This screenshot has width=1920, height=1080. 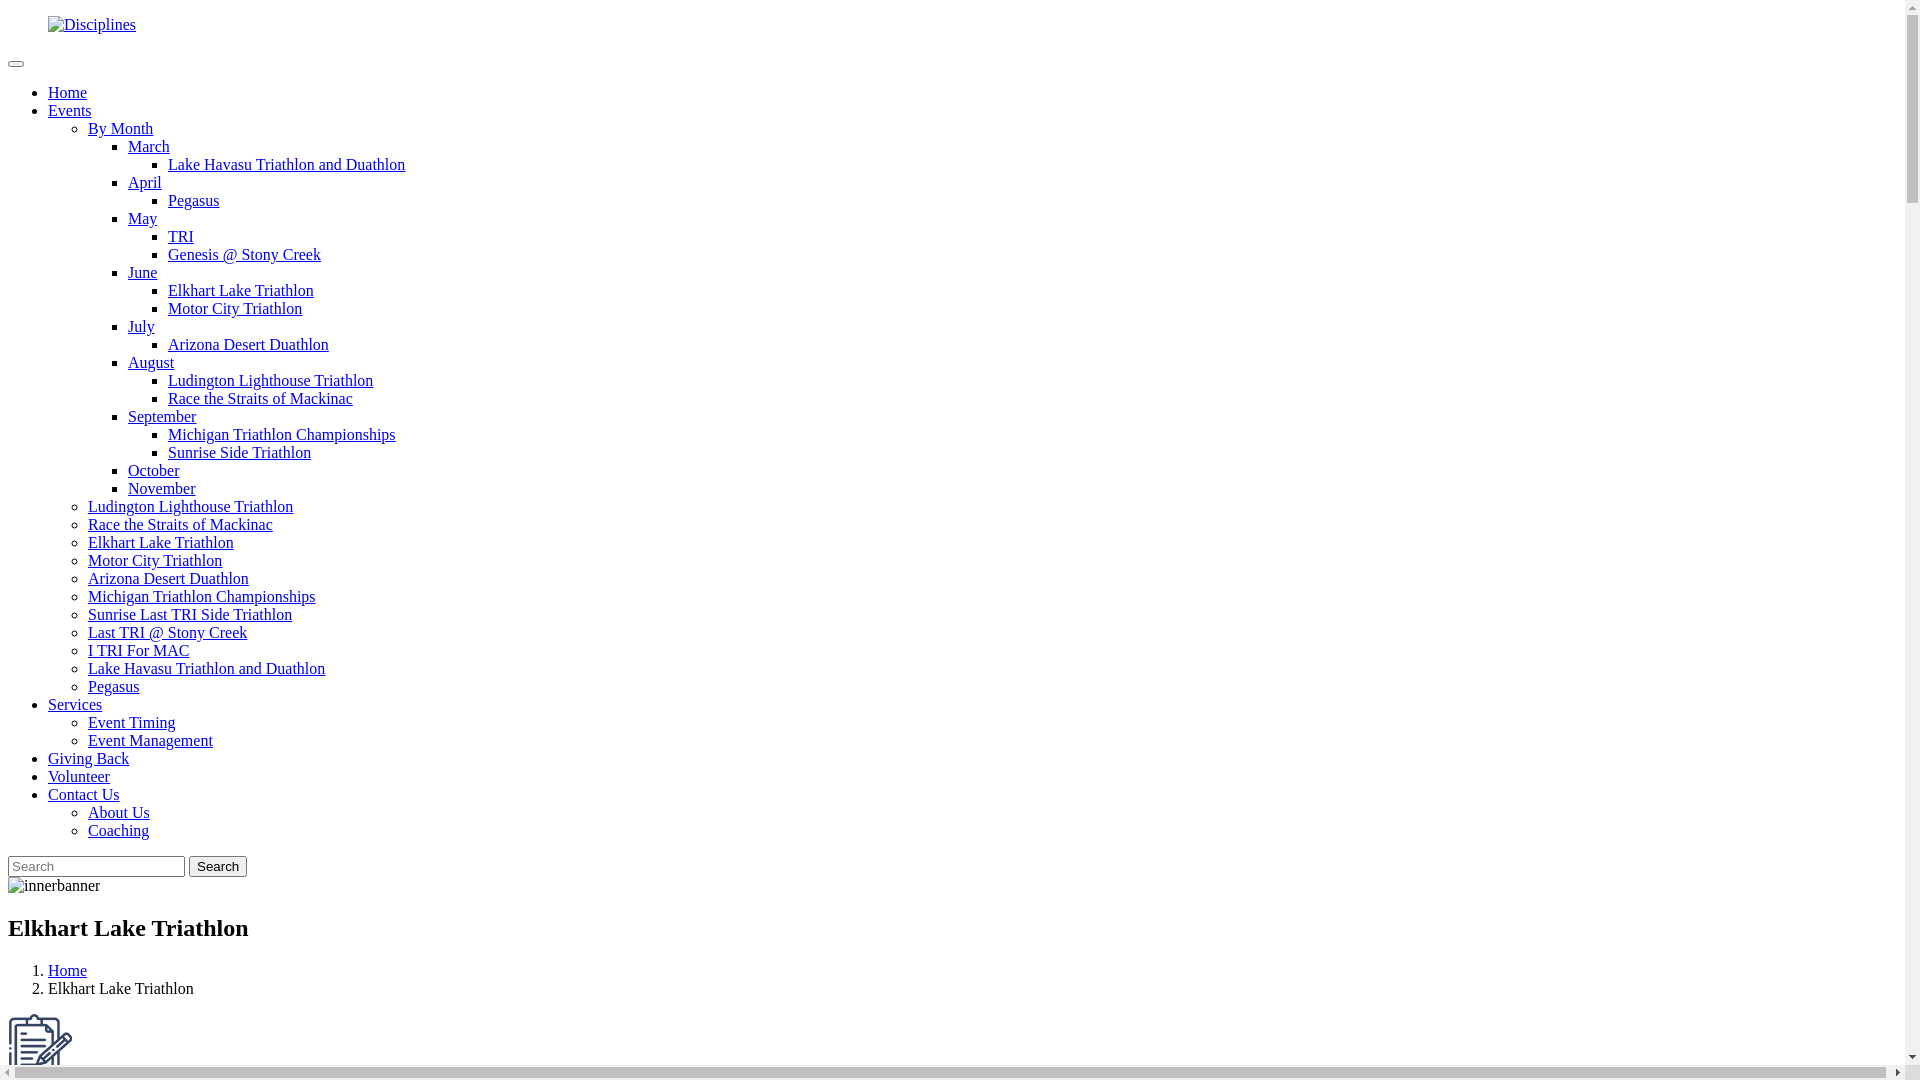 I want to click on 'Event Management', so click(x=149, y=740).